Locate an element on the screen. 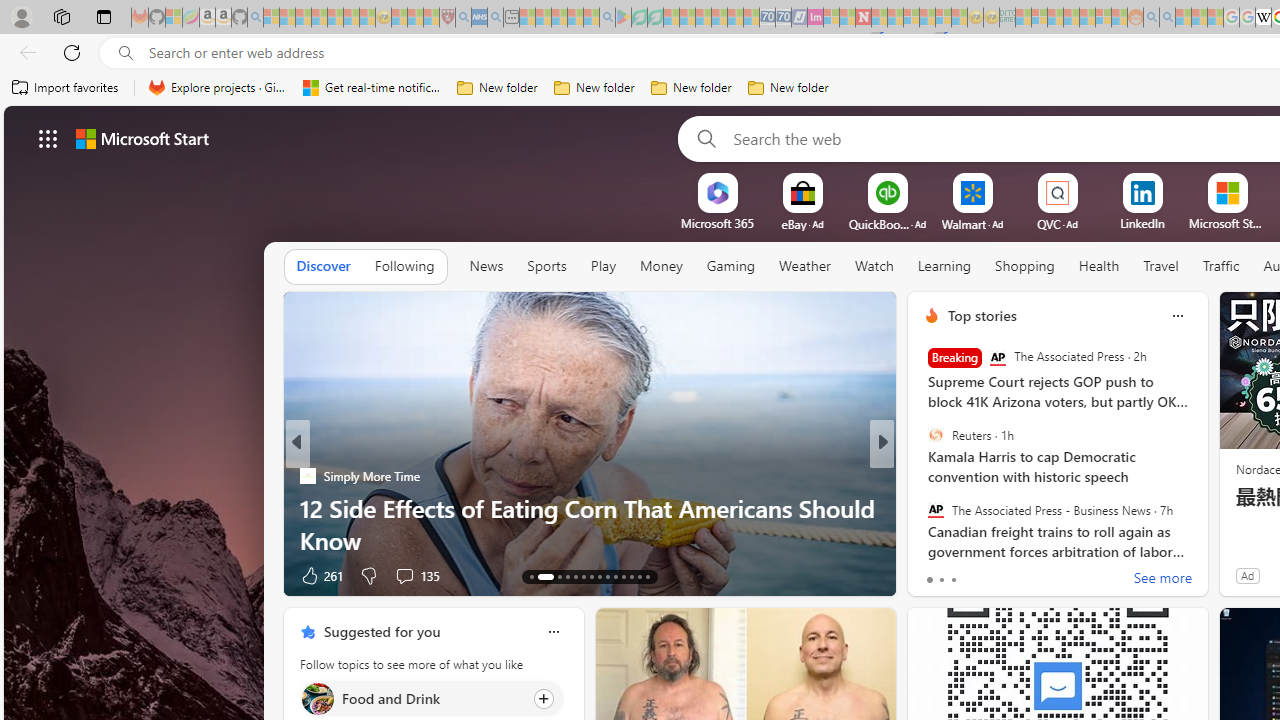  'Learning' is located at coordinates (943, 266).